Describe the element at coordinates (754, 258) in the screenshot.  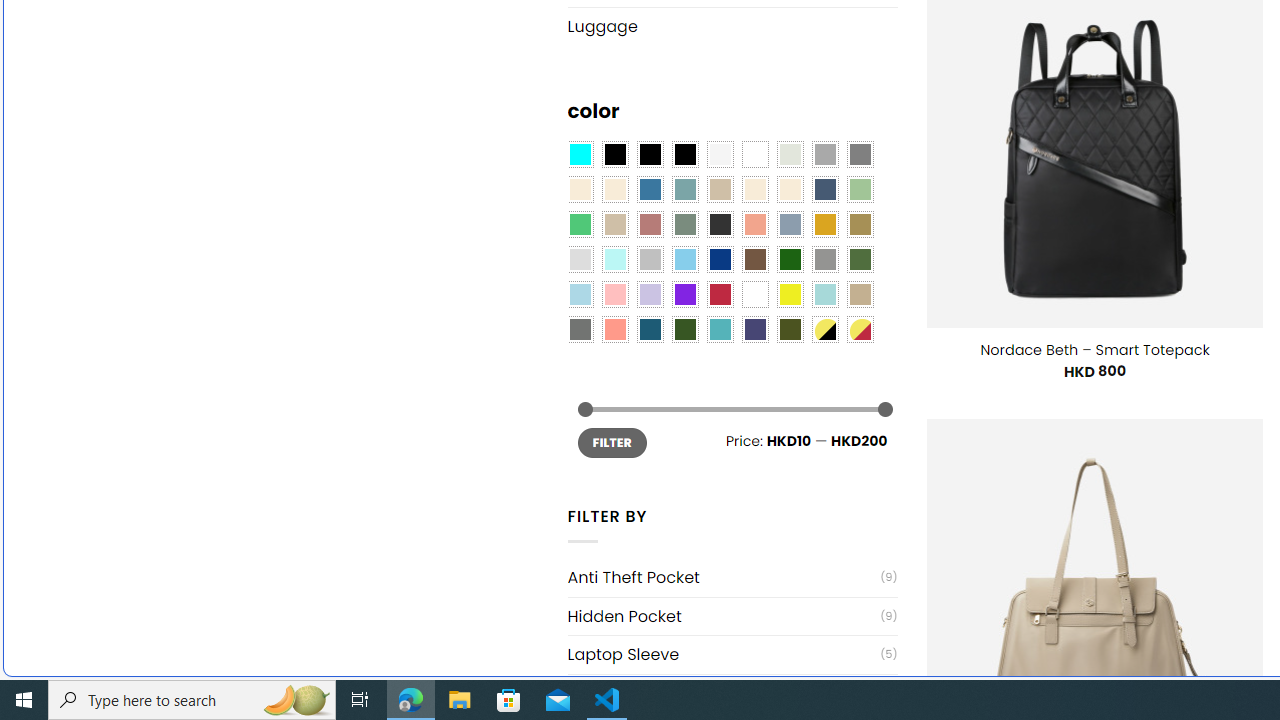
I see `'Brown'` at that location.